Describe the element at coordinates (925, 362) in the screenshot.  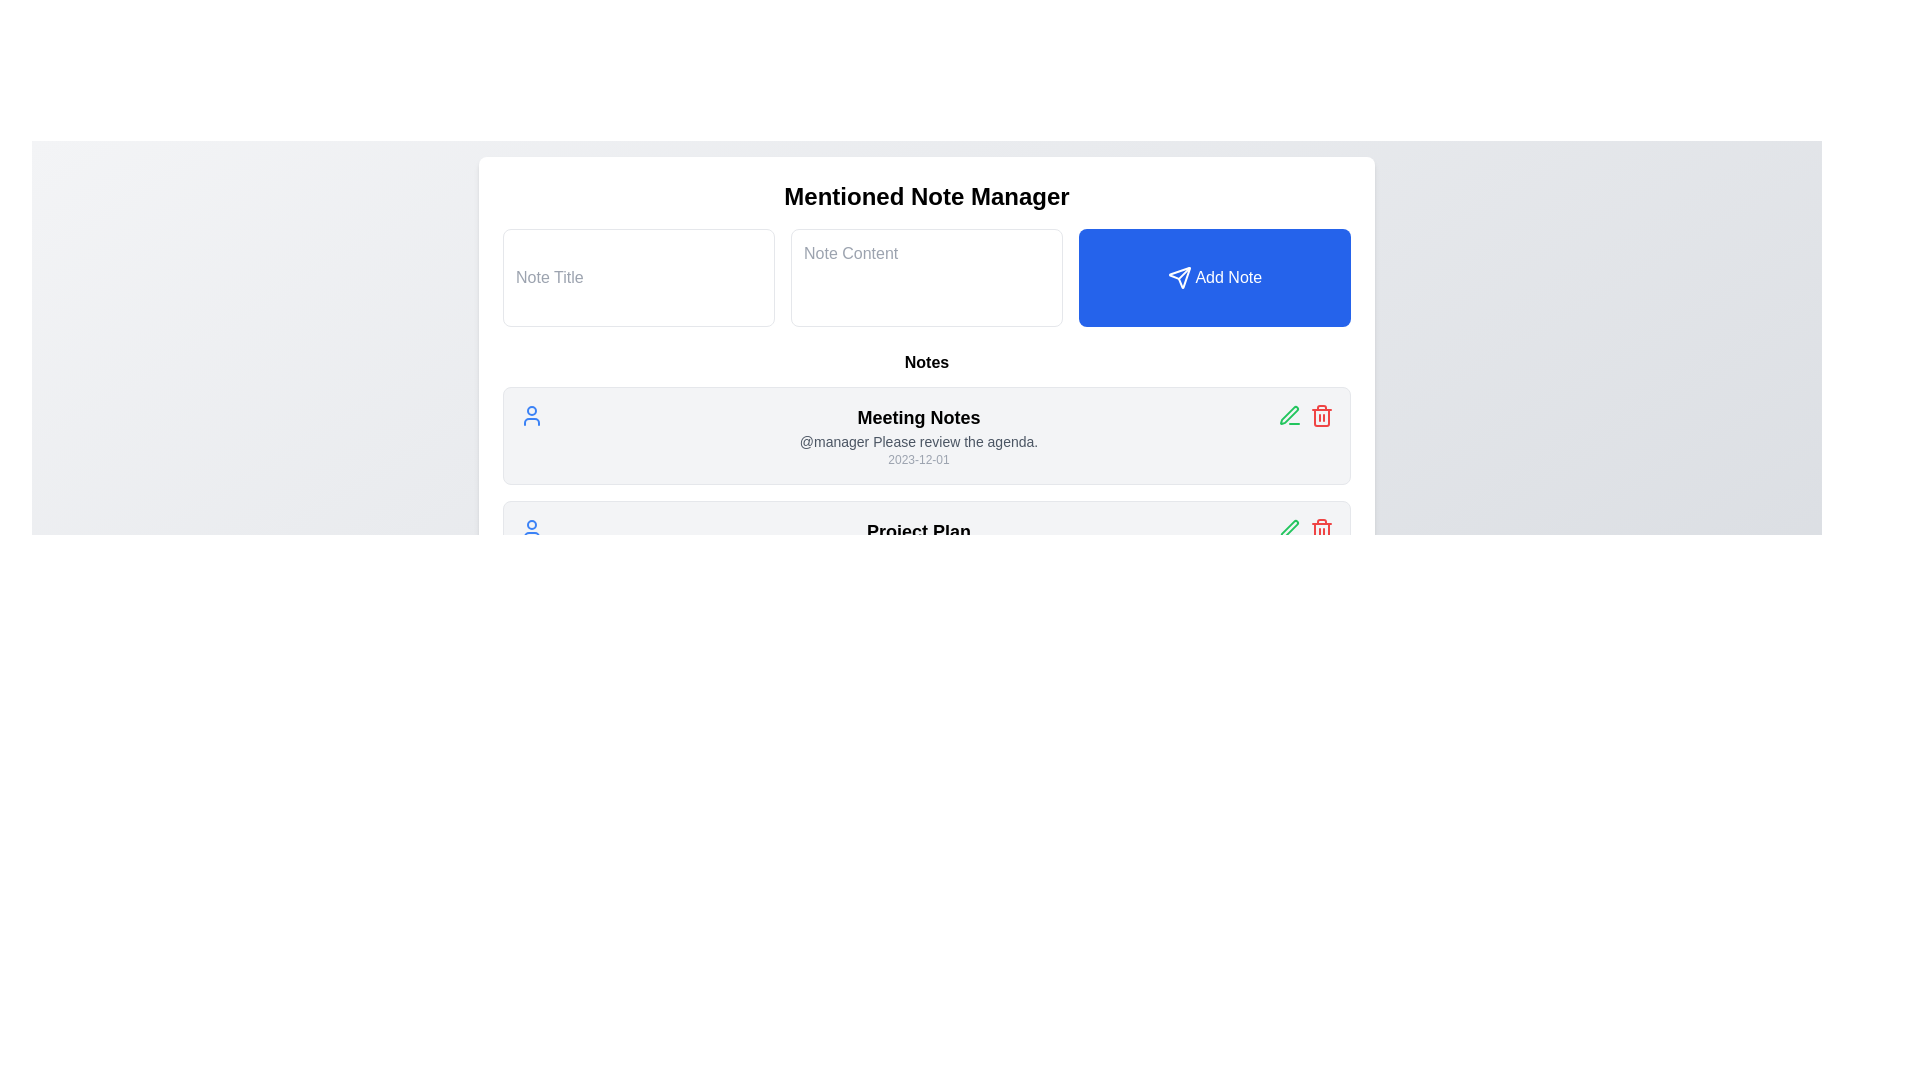
I see `the header element that serves as a title for the notes section, which is centrally aligned and positioned above the list of note entries` at that location.